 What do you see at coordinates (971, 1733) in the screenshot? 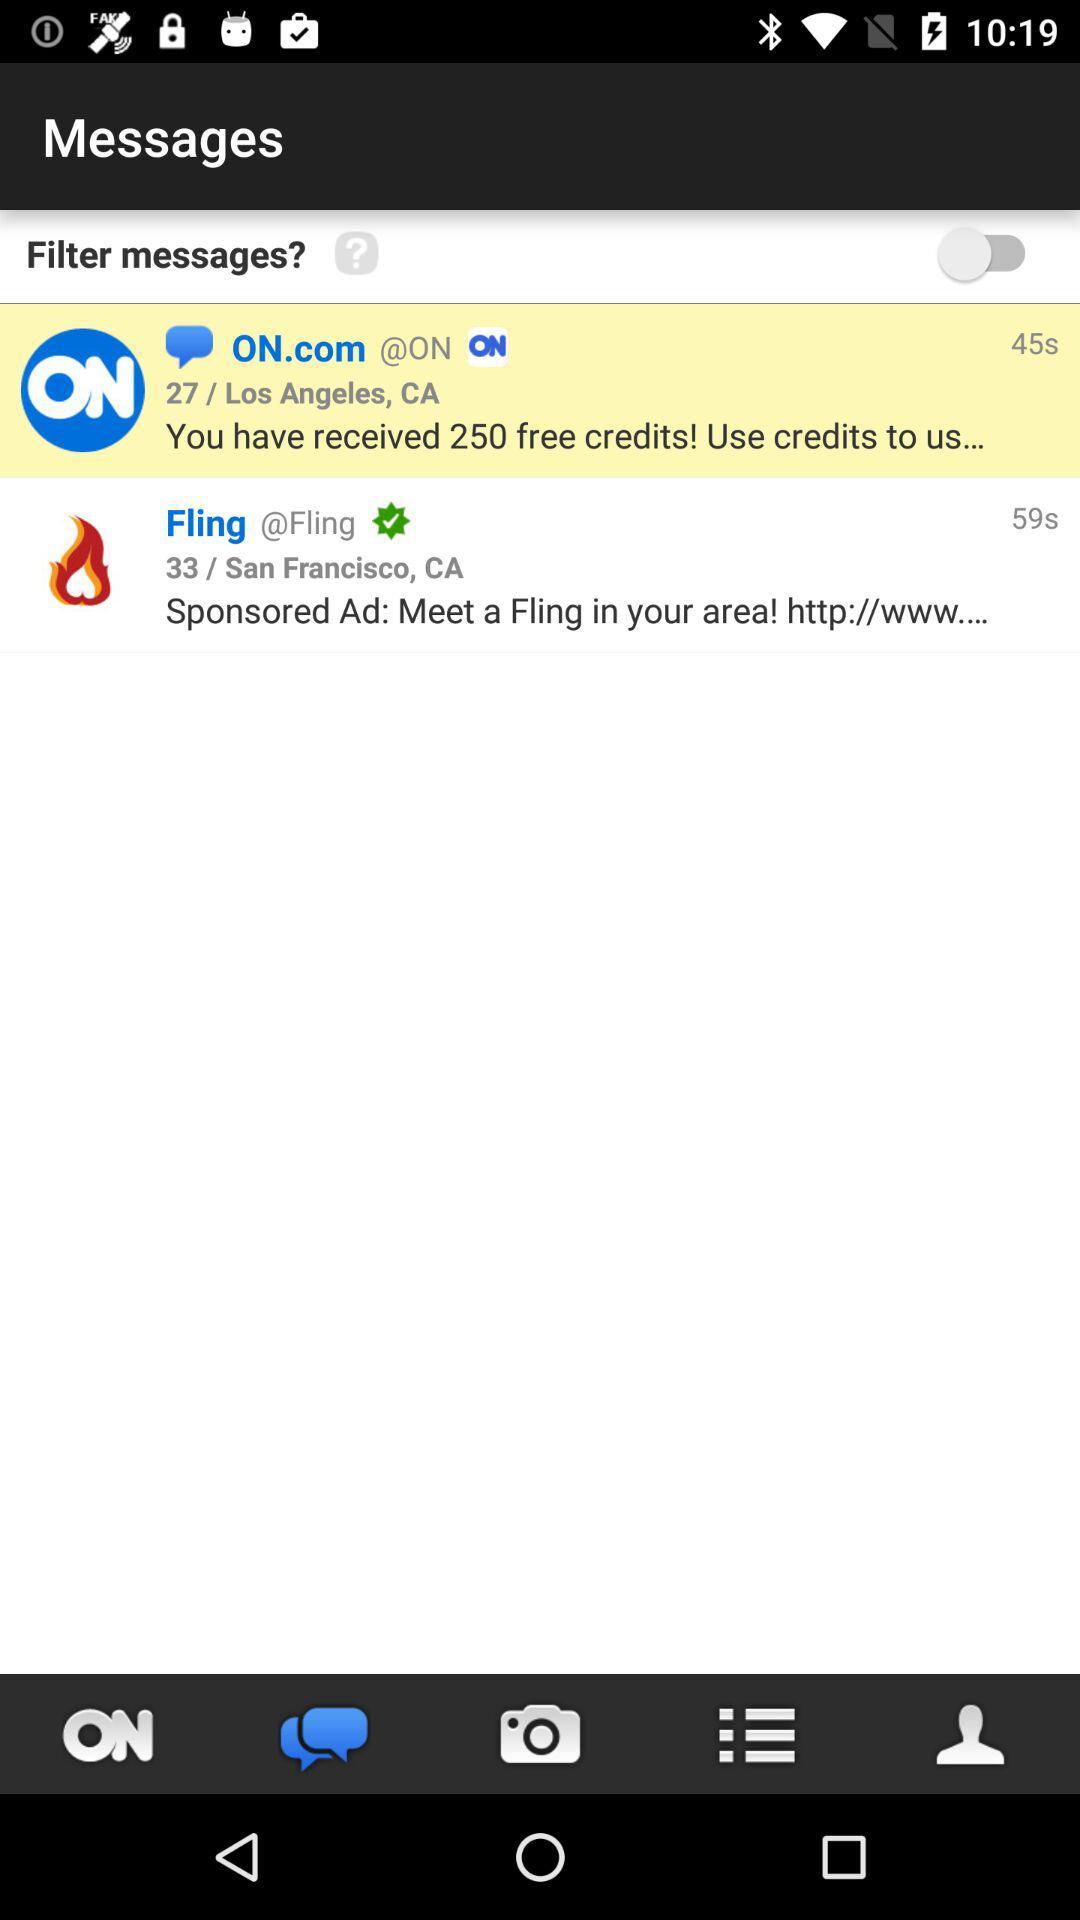
I see `men 's favorite` at bounding box center [971, 1733].